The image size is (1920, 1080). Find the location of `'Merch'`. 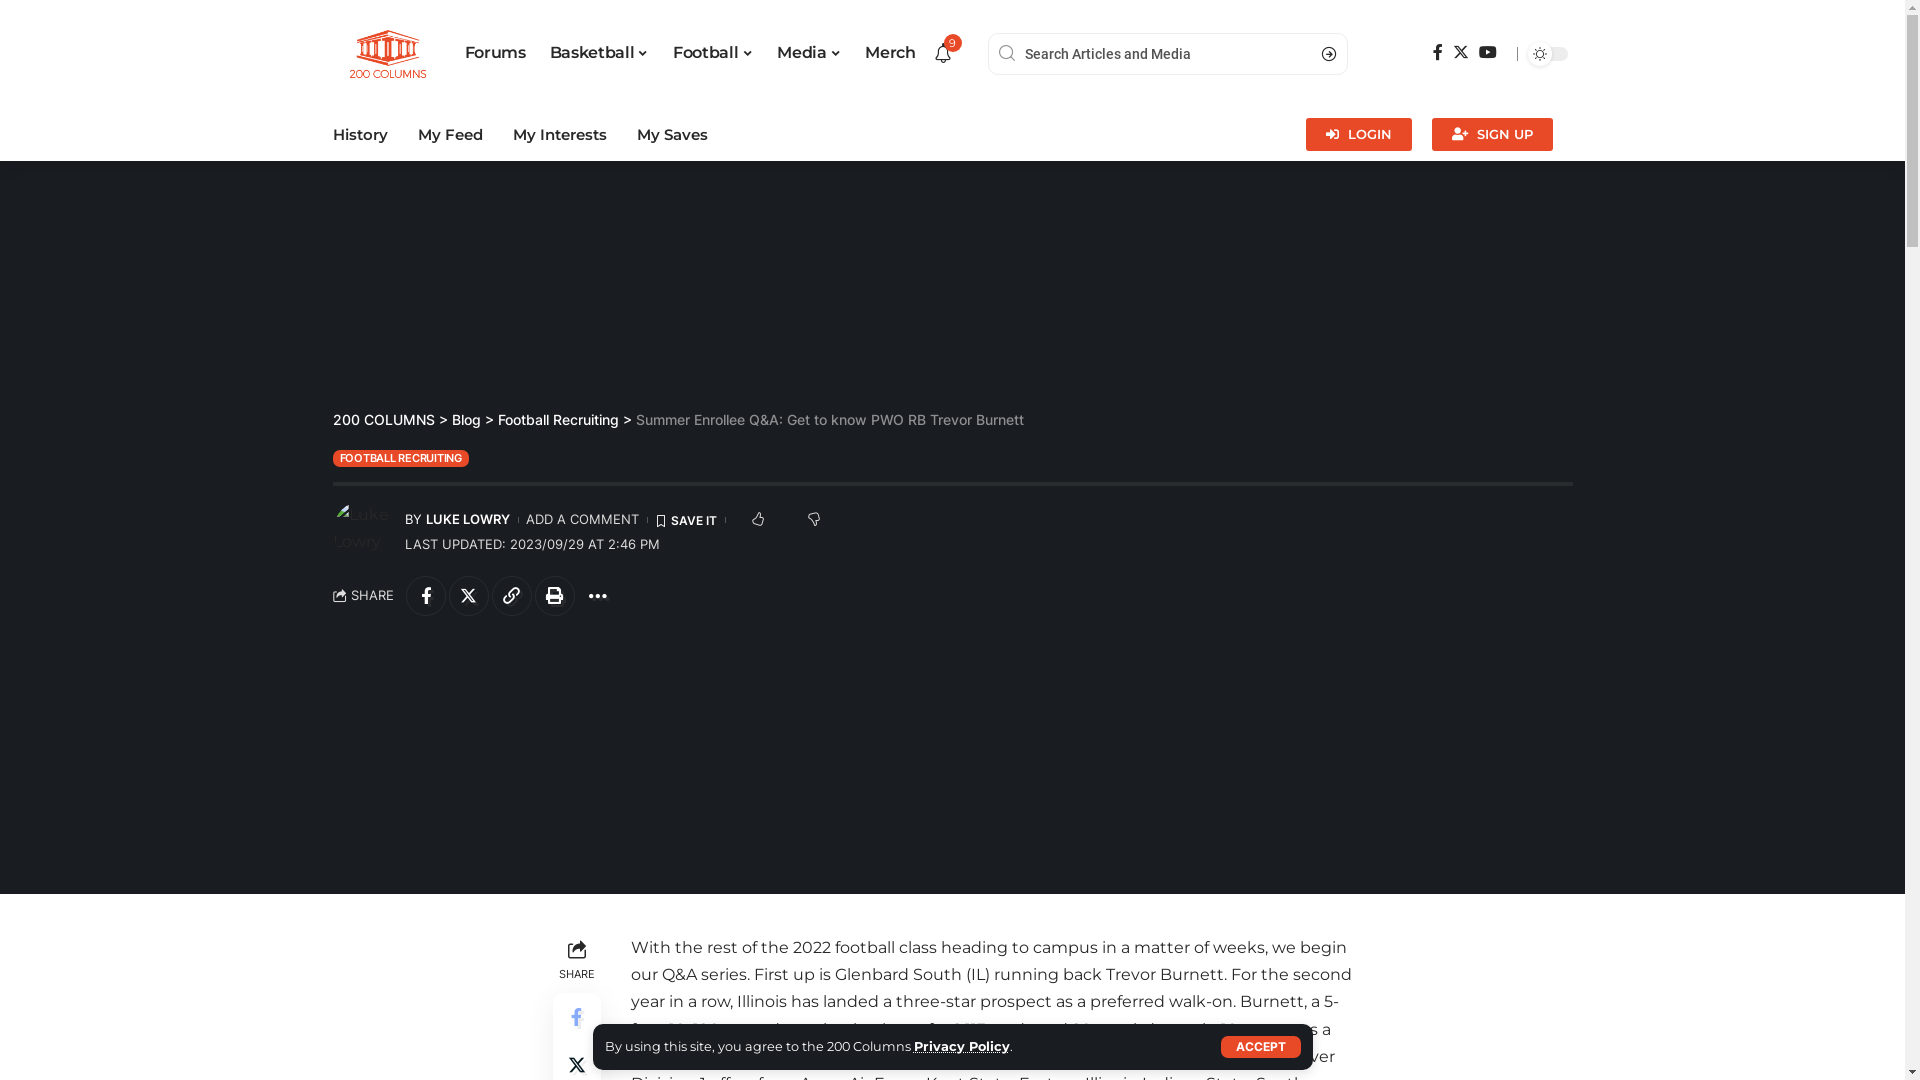

'Merch' is located at coordinates (888, 53).